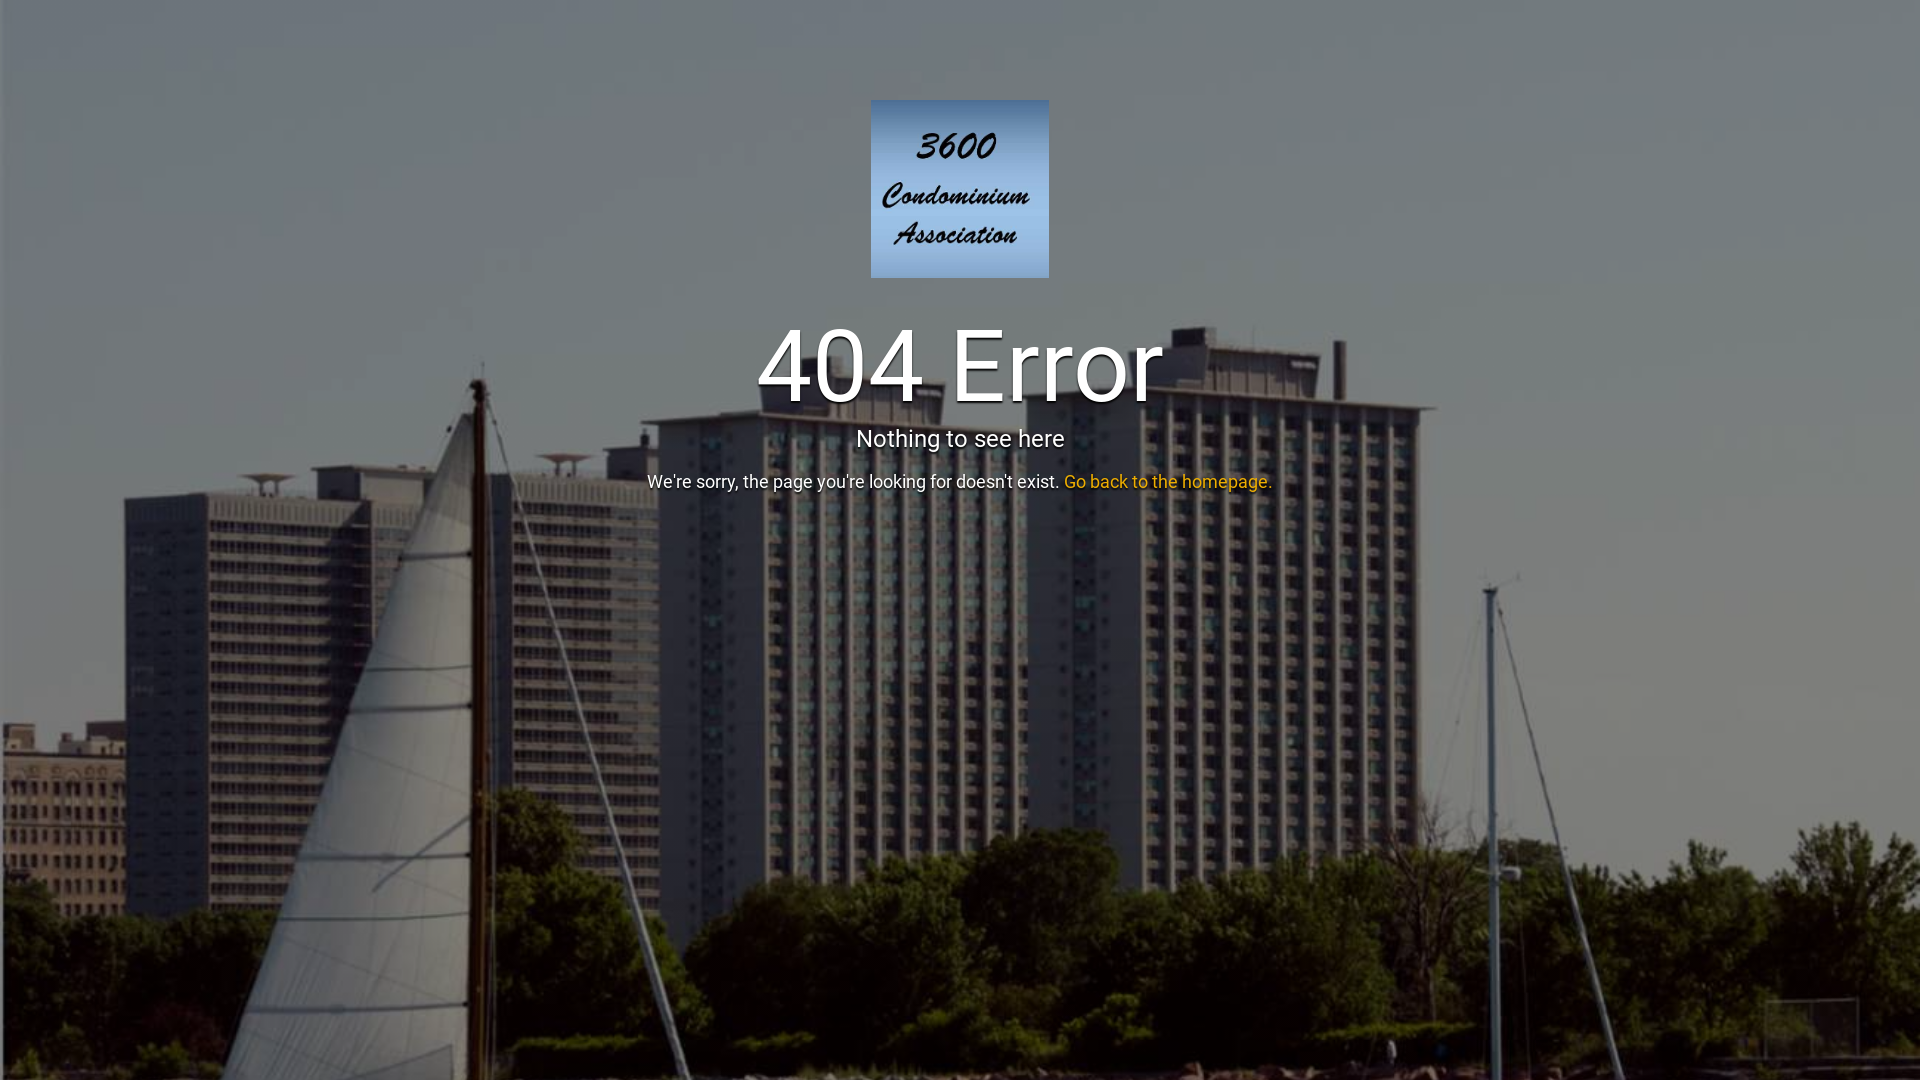  Describe the element at coordinates (1168, 481) in the screenshot. I see `'Go back to the homepage.'` at that location.